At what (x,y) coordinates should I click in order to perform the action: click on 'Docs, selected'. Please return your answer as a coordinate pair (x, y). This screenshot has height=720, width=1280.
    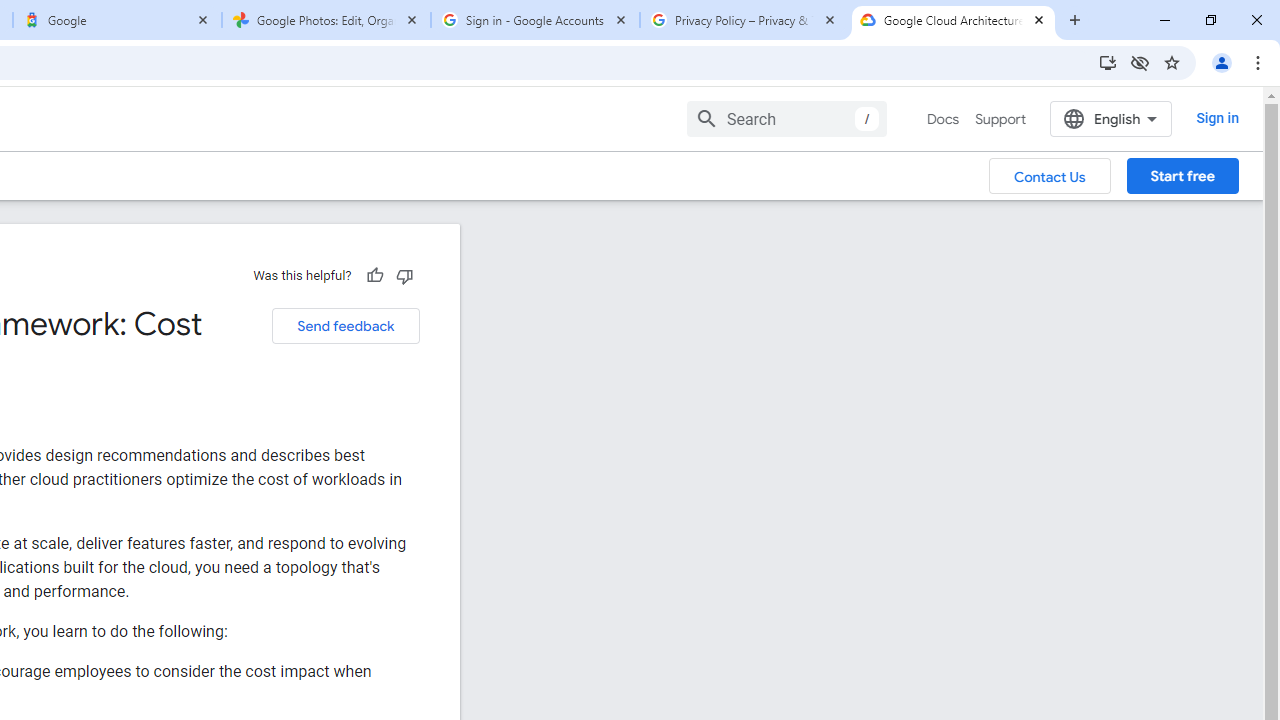
    Looking at the image, I should click on (941, 119).